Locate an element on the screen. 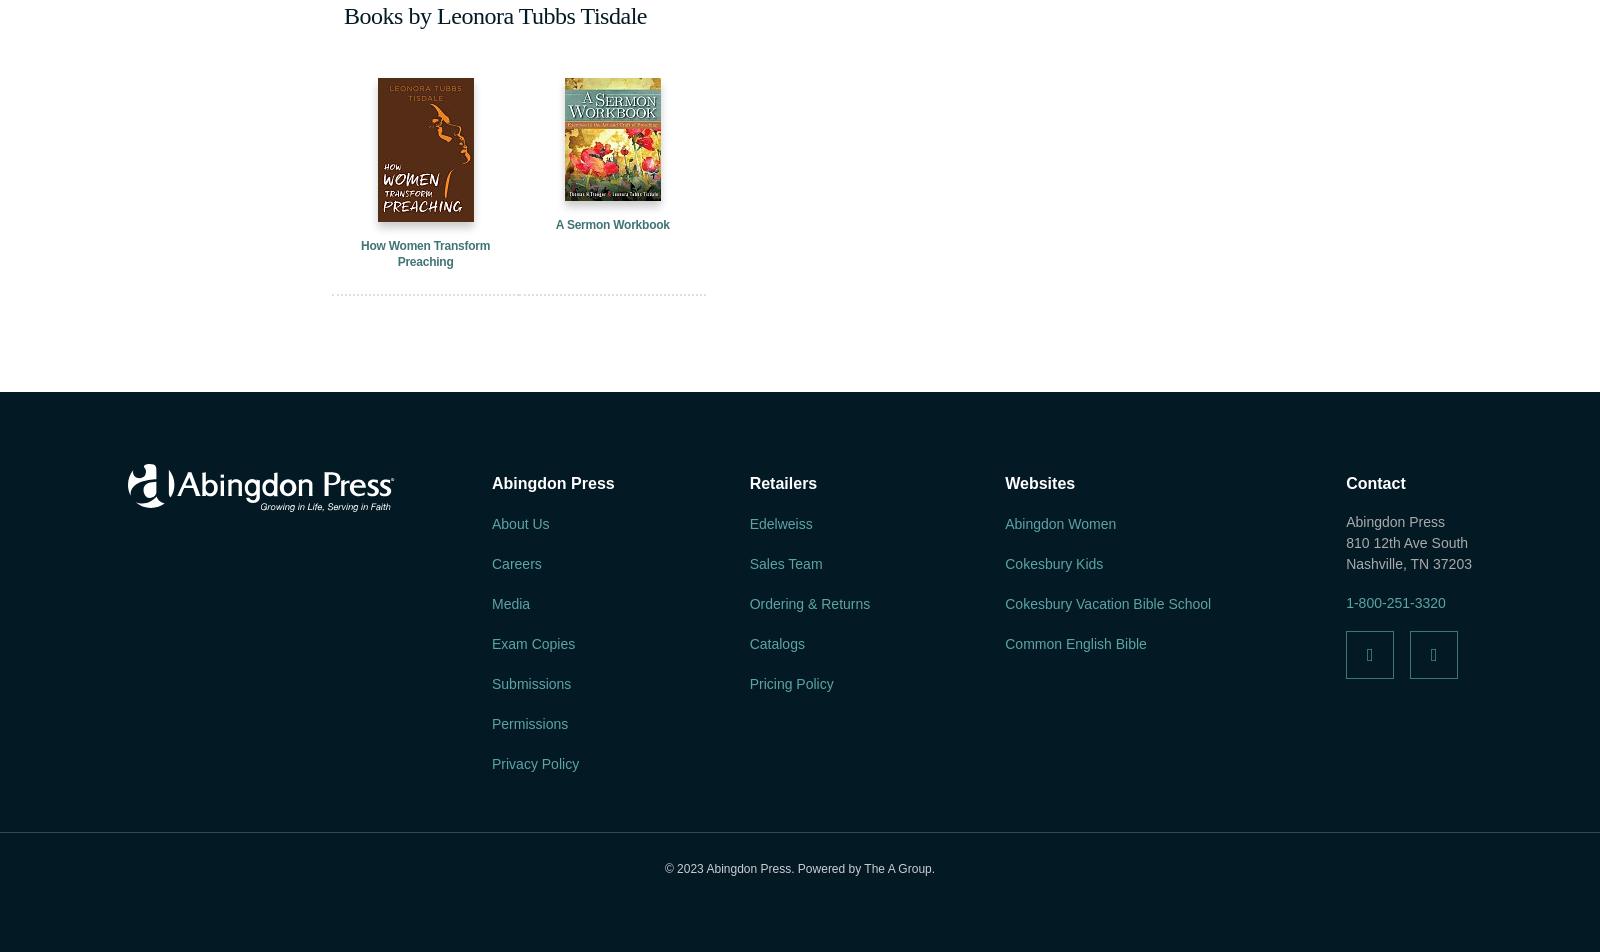 This screenshot has height=952, width=1600. 'A Sermon Workbook' is located at coordinates (612, 224).